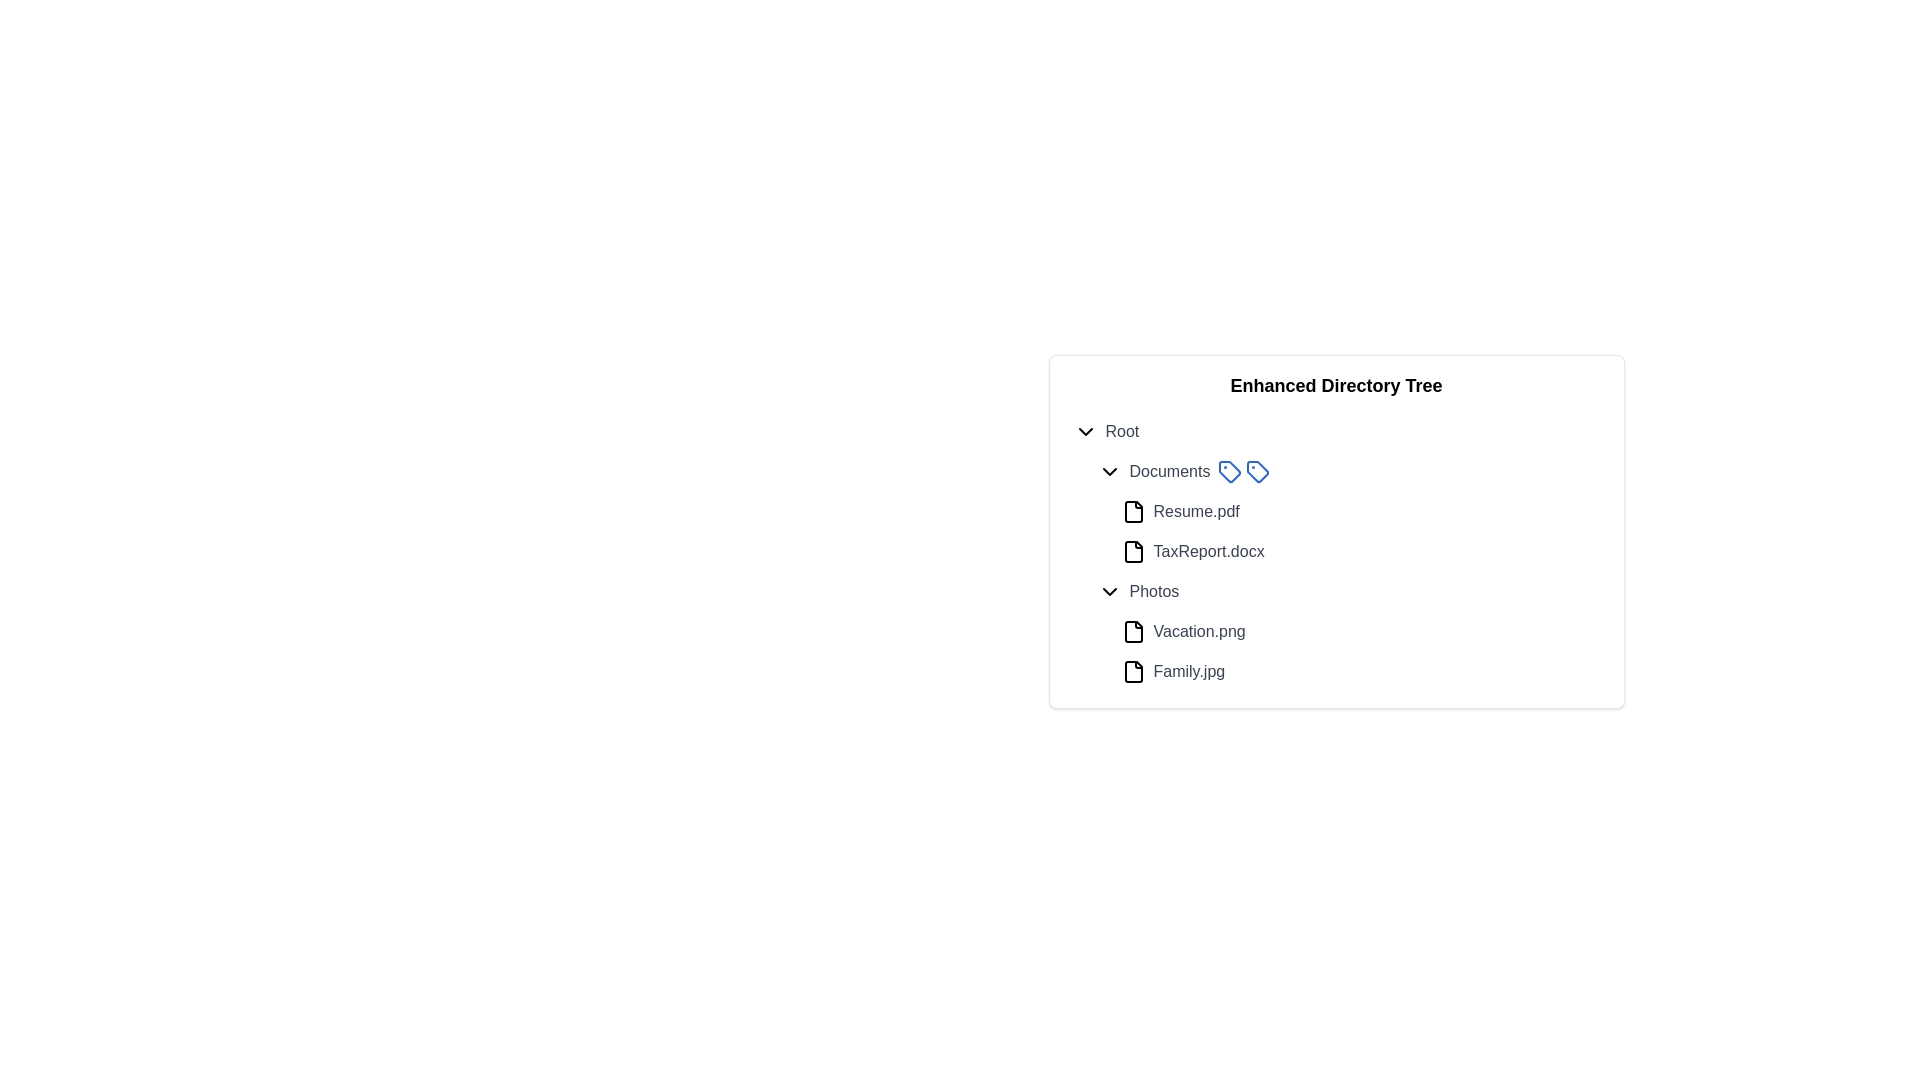  Describe the element at coordinates (1336, 551) in the screenshot. I see `files or folders in the 'Enhanced Directory Tree' panel under the 'Documents' subsection by clicking on the corresponding item` at that location.